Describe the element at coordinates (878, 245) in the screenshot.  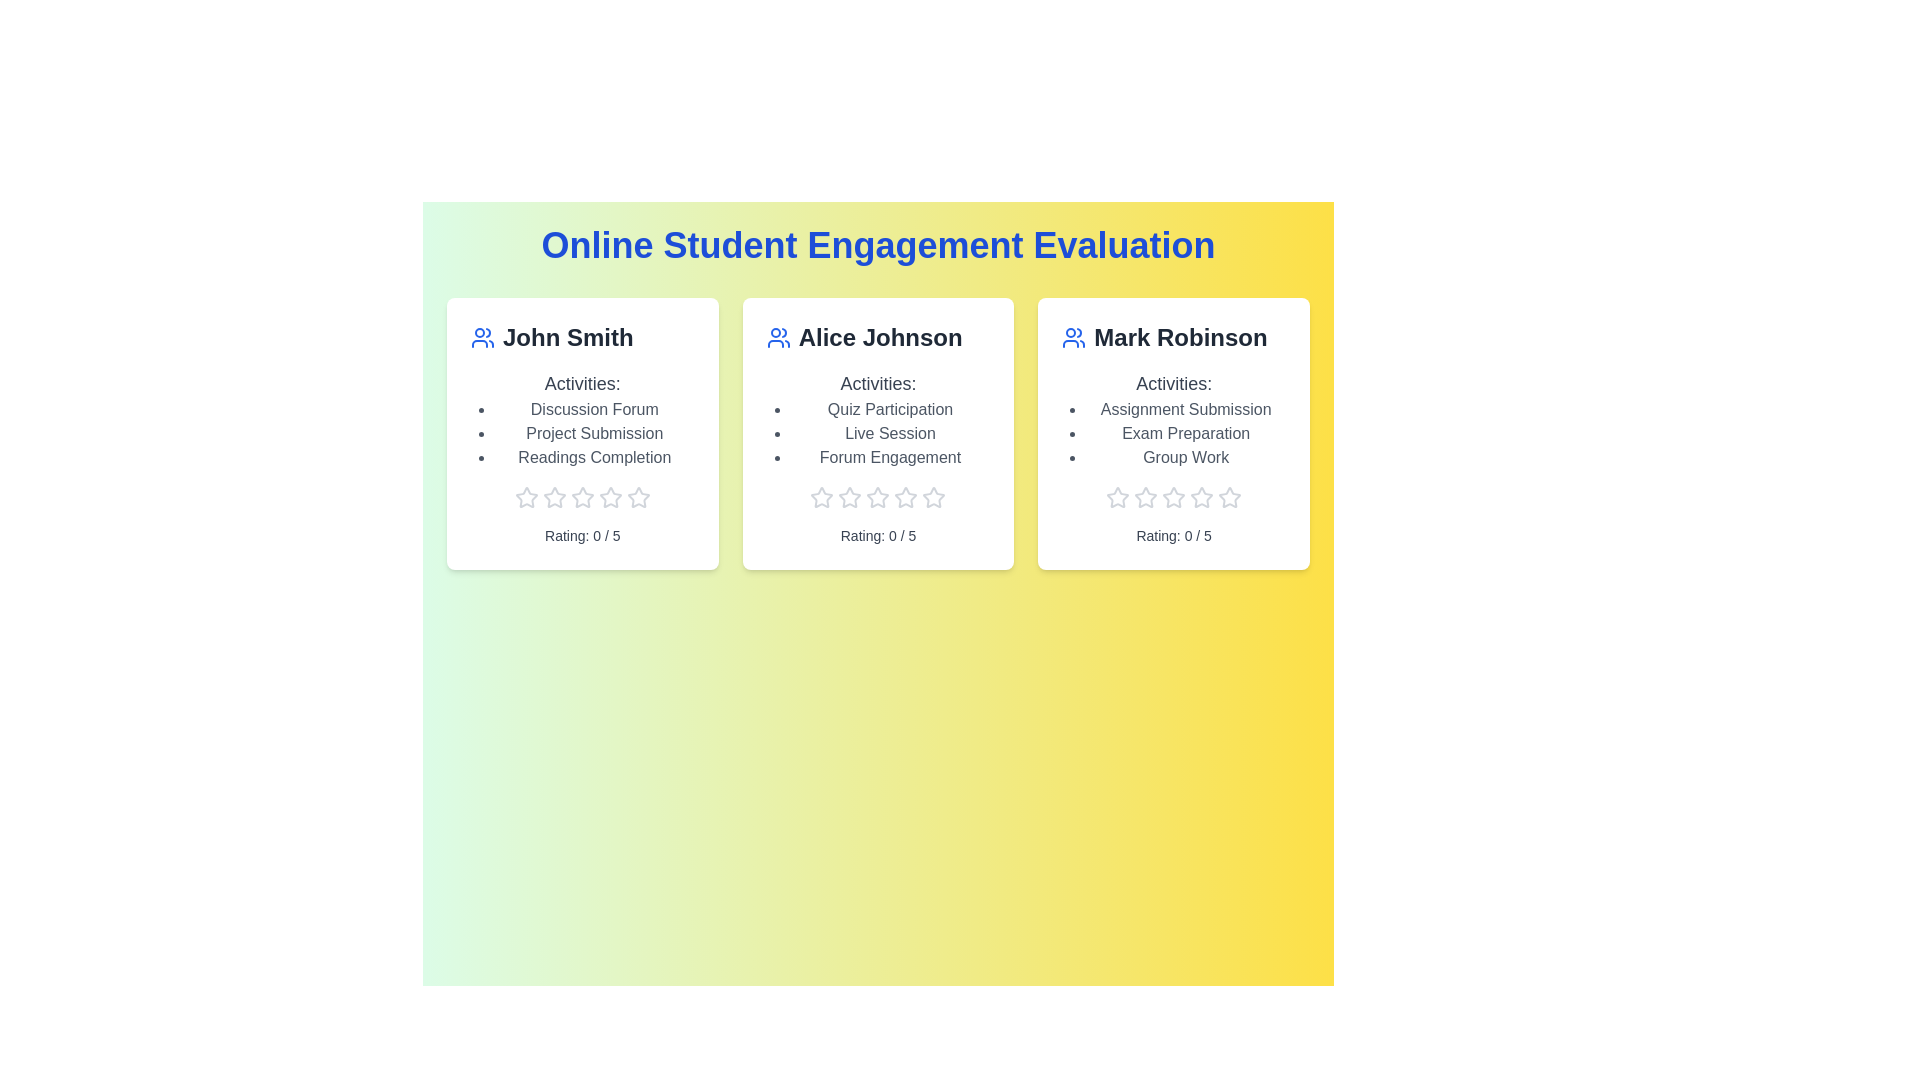
I see `the header text of the component` at that location.